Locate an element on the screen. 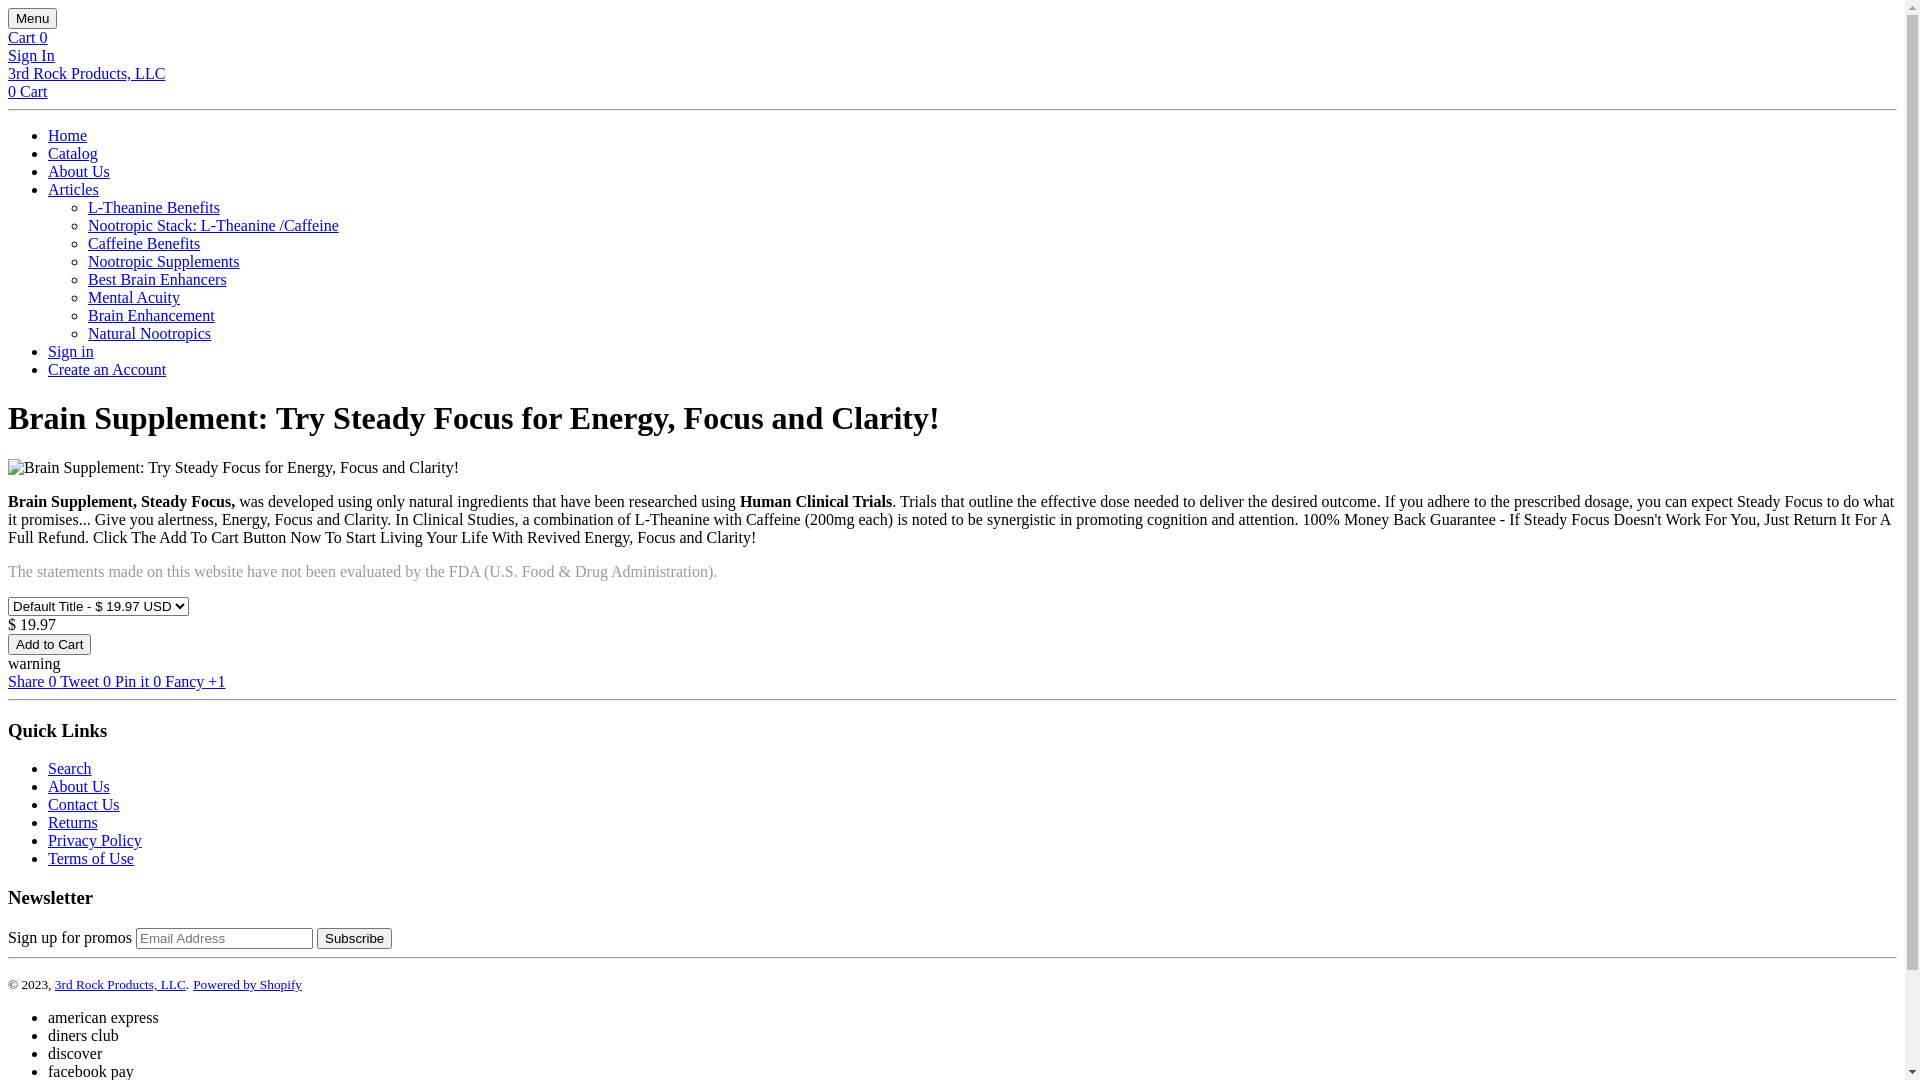 This screenshot has width=1920, height=1080. 'Natural Nootropics' is located at coordinates (86, 332).